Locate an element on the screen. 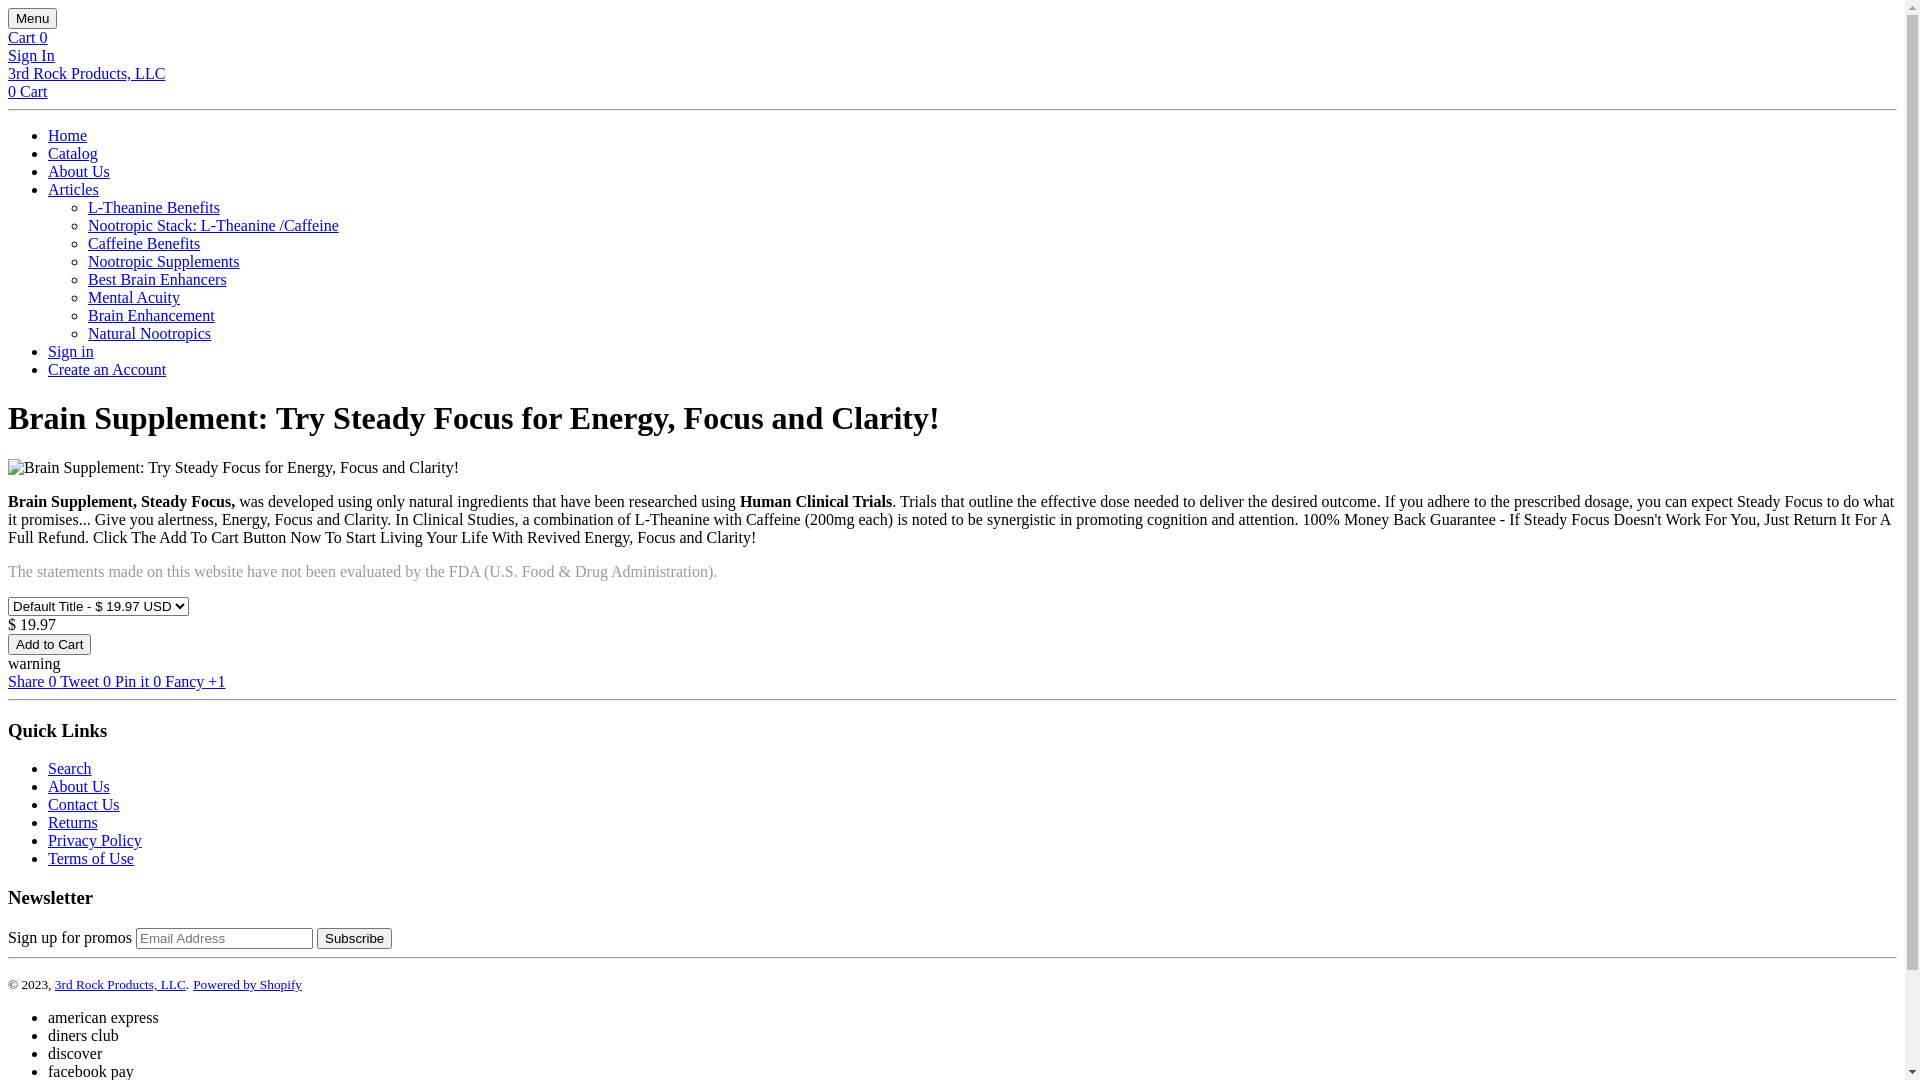 This screenshot has width=1920, height=1080. 'Natural Nootropics' is located at coordinates (86, 332).